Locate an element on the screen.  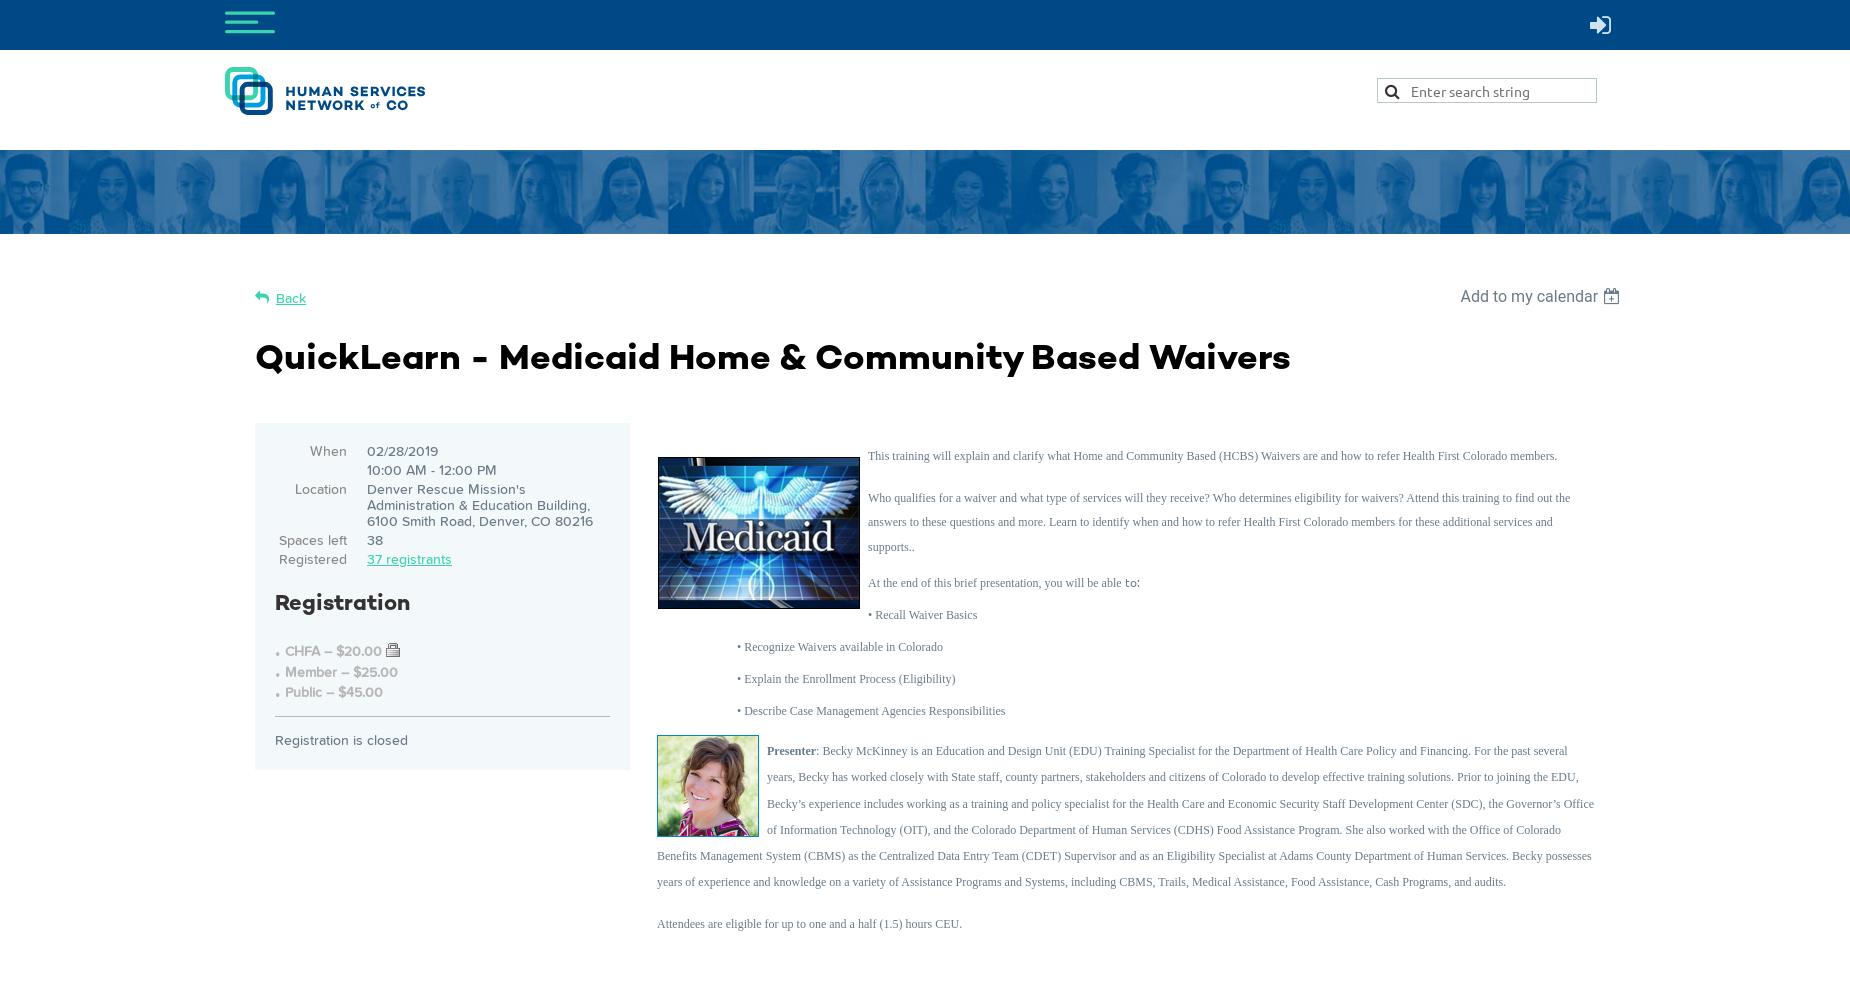
'Presenter' is located at coordinates (791, 751).